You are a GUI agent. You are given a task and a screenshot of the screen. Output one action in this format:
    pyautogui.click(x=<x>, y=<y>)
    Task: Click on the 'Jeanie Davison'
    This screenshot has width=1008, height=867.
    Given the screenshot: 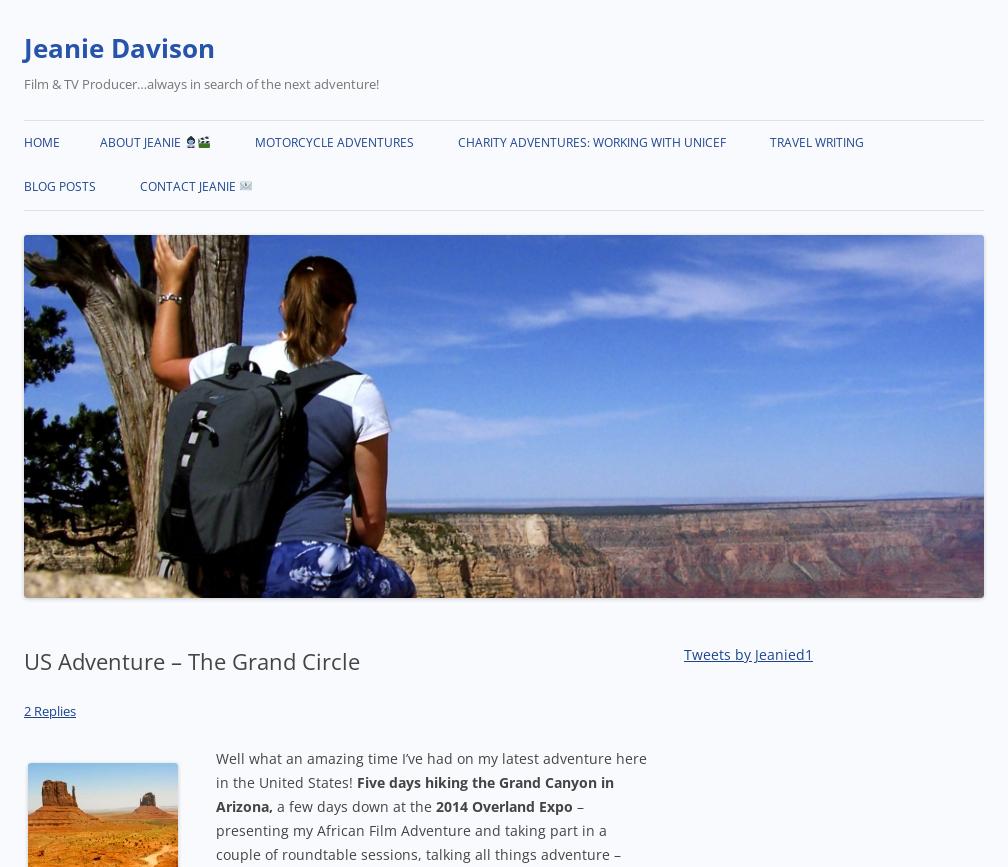 What is the action you would take?
    pyautogui.click(x=119, y=48)
    